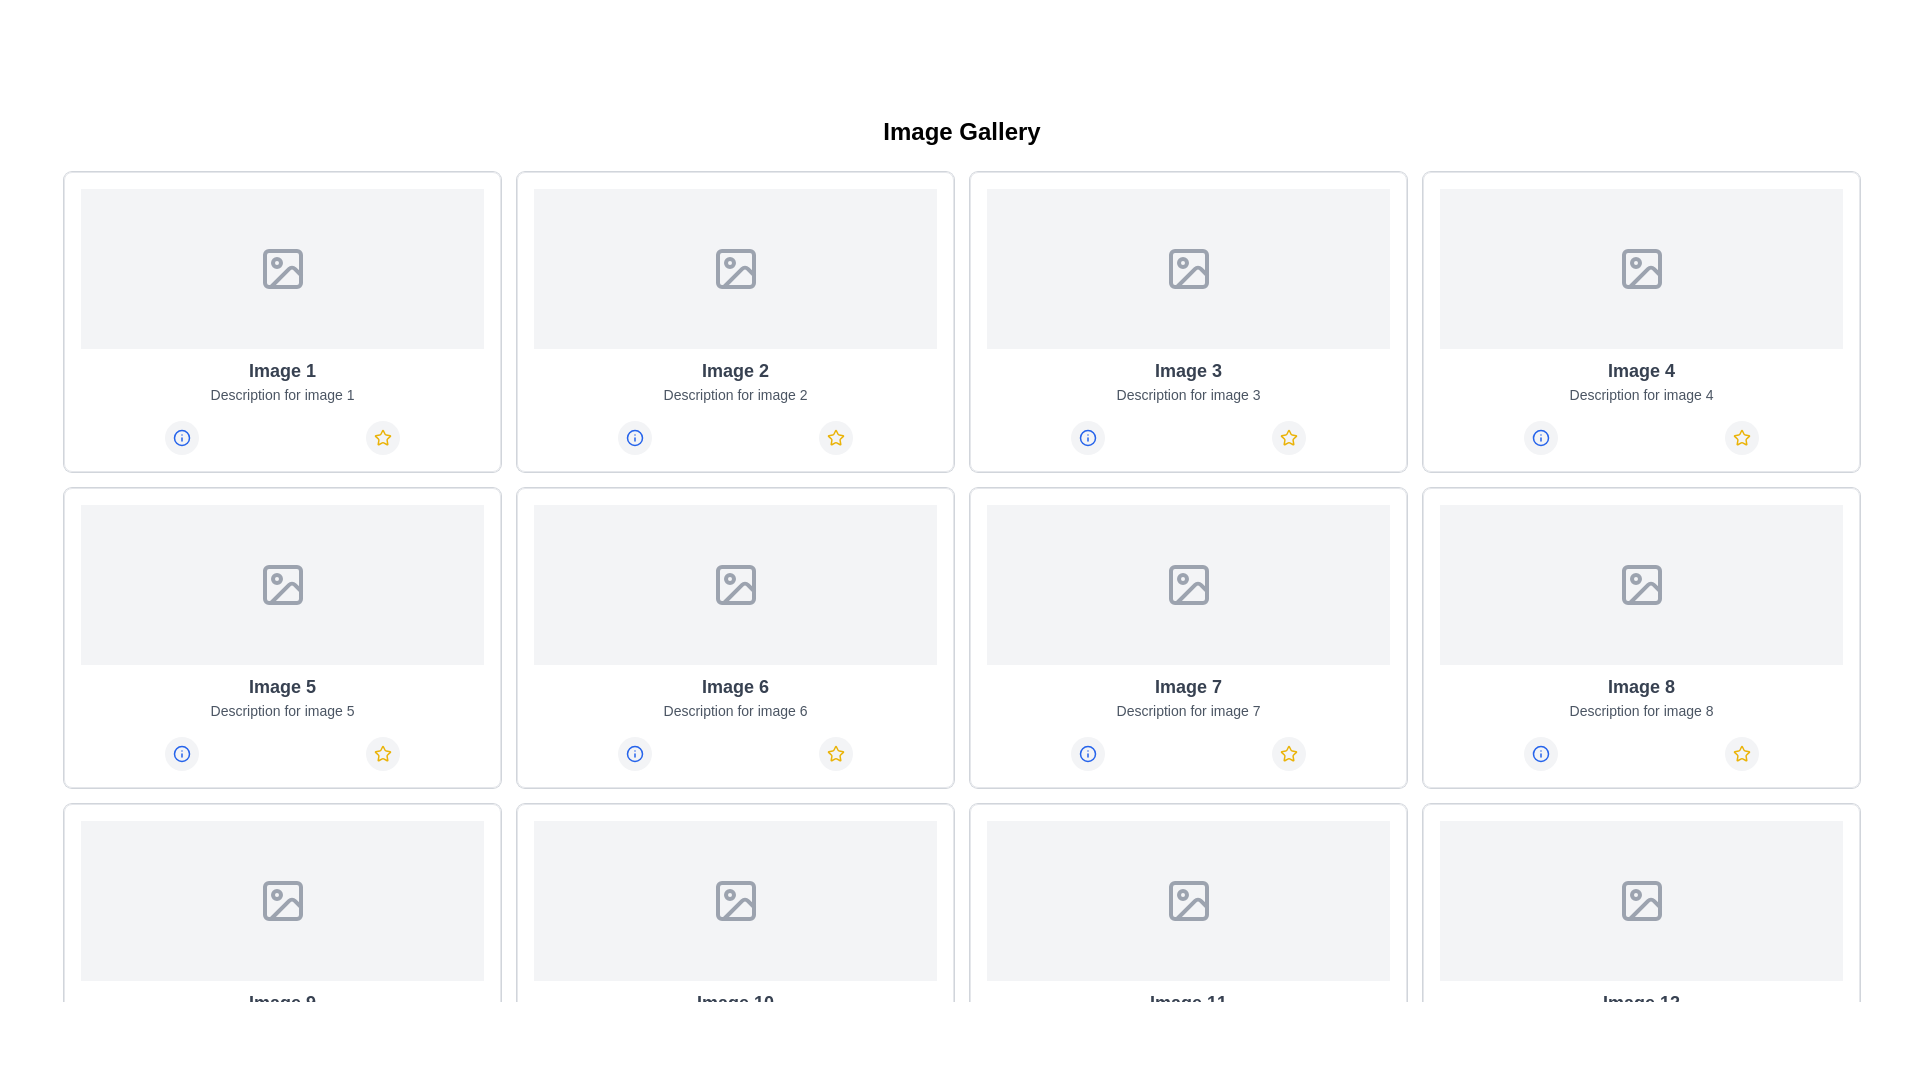 The width and height of the screenshot is (1920, 1080). What do you see at coordinates (734, 320) in the screenshot?
I see `the second gallery item card in the grid layout, which features an image placeholder and textual details` at bounding box center [734, 320].